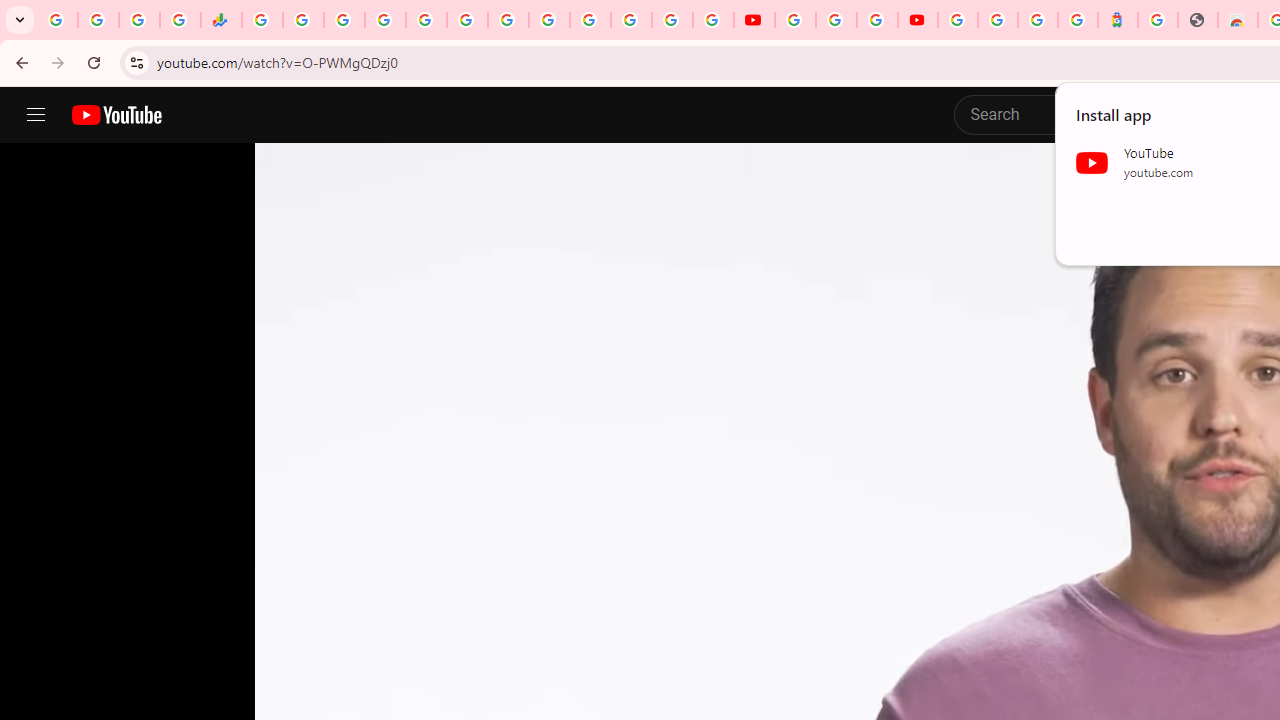  Describe the element at coordinates (917, 20) in the screenshot. I see `'Content Creator Programs & Opportunities - YouTube Creators'` at that location.